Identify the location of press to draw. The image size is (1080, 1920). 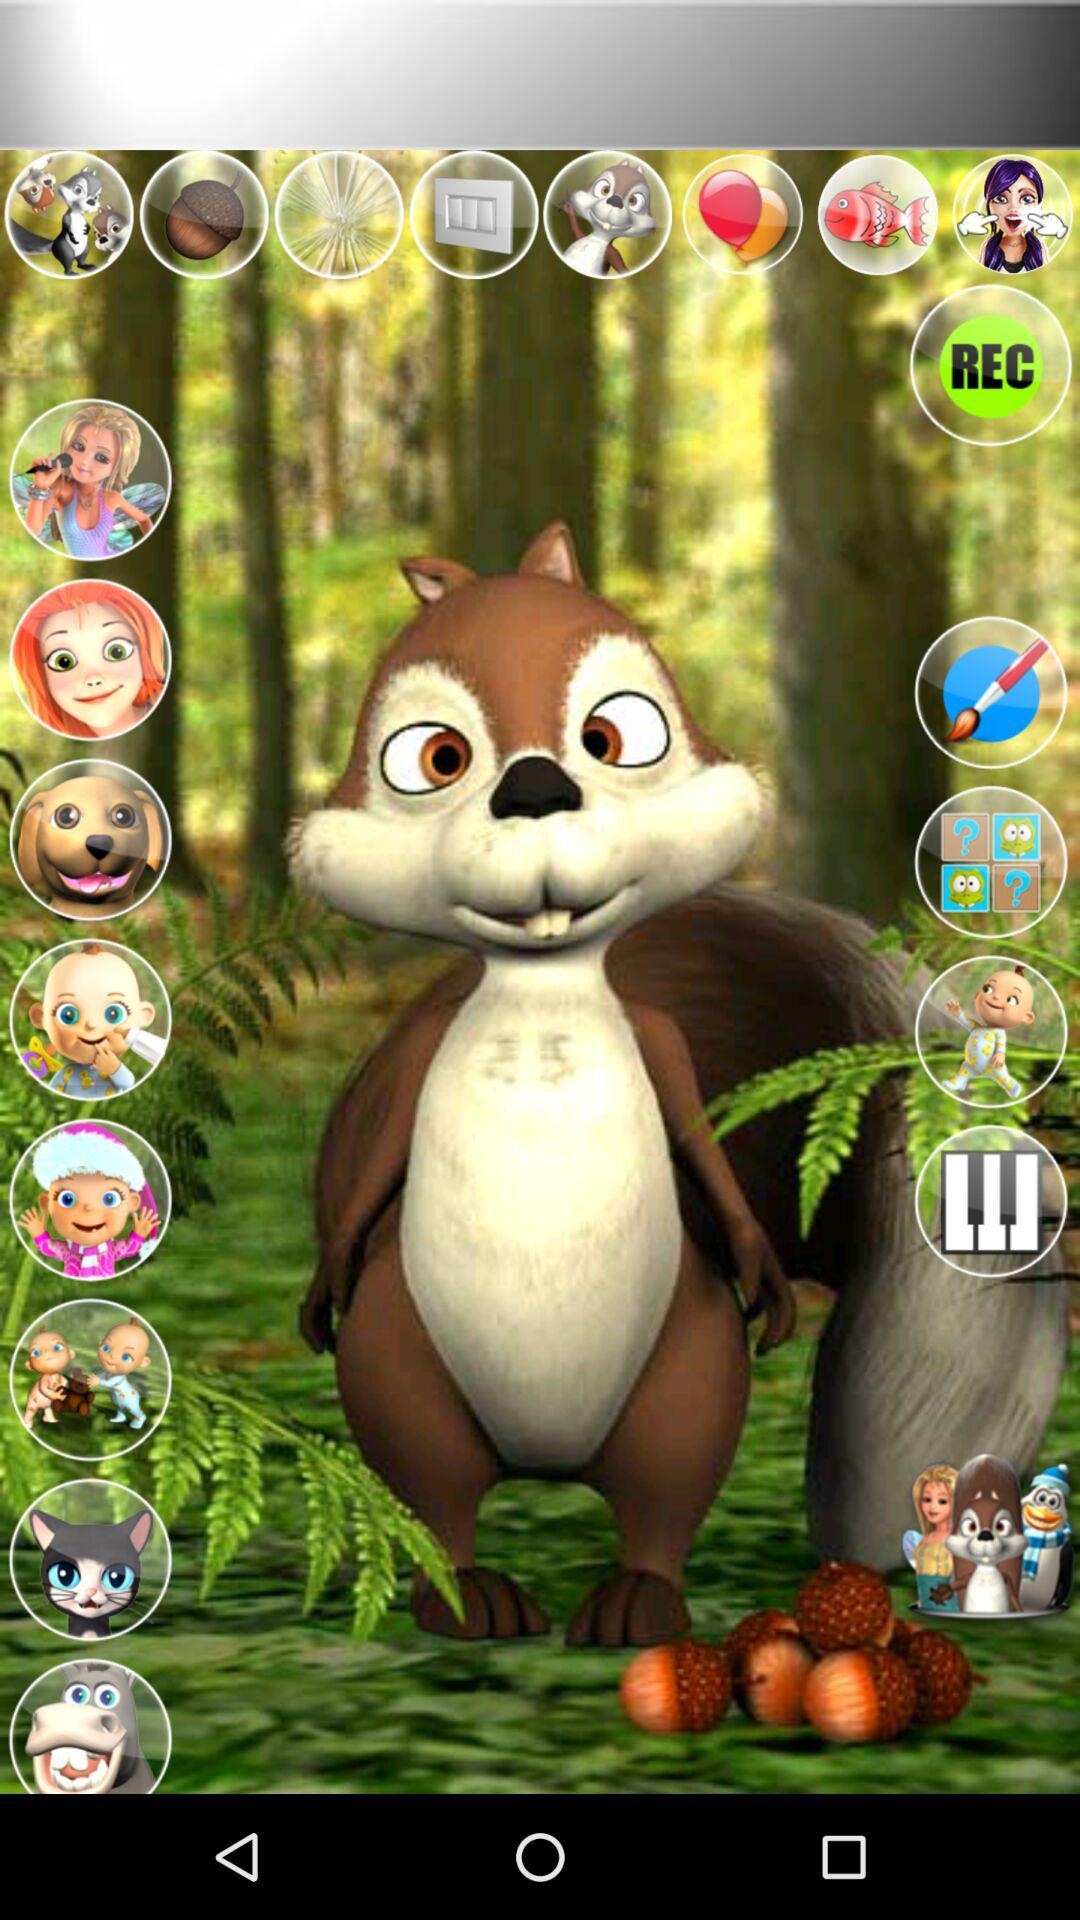
(990, 692).